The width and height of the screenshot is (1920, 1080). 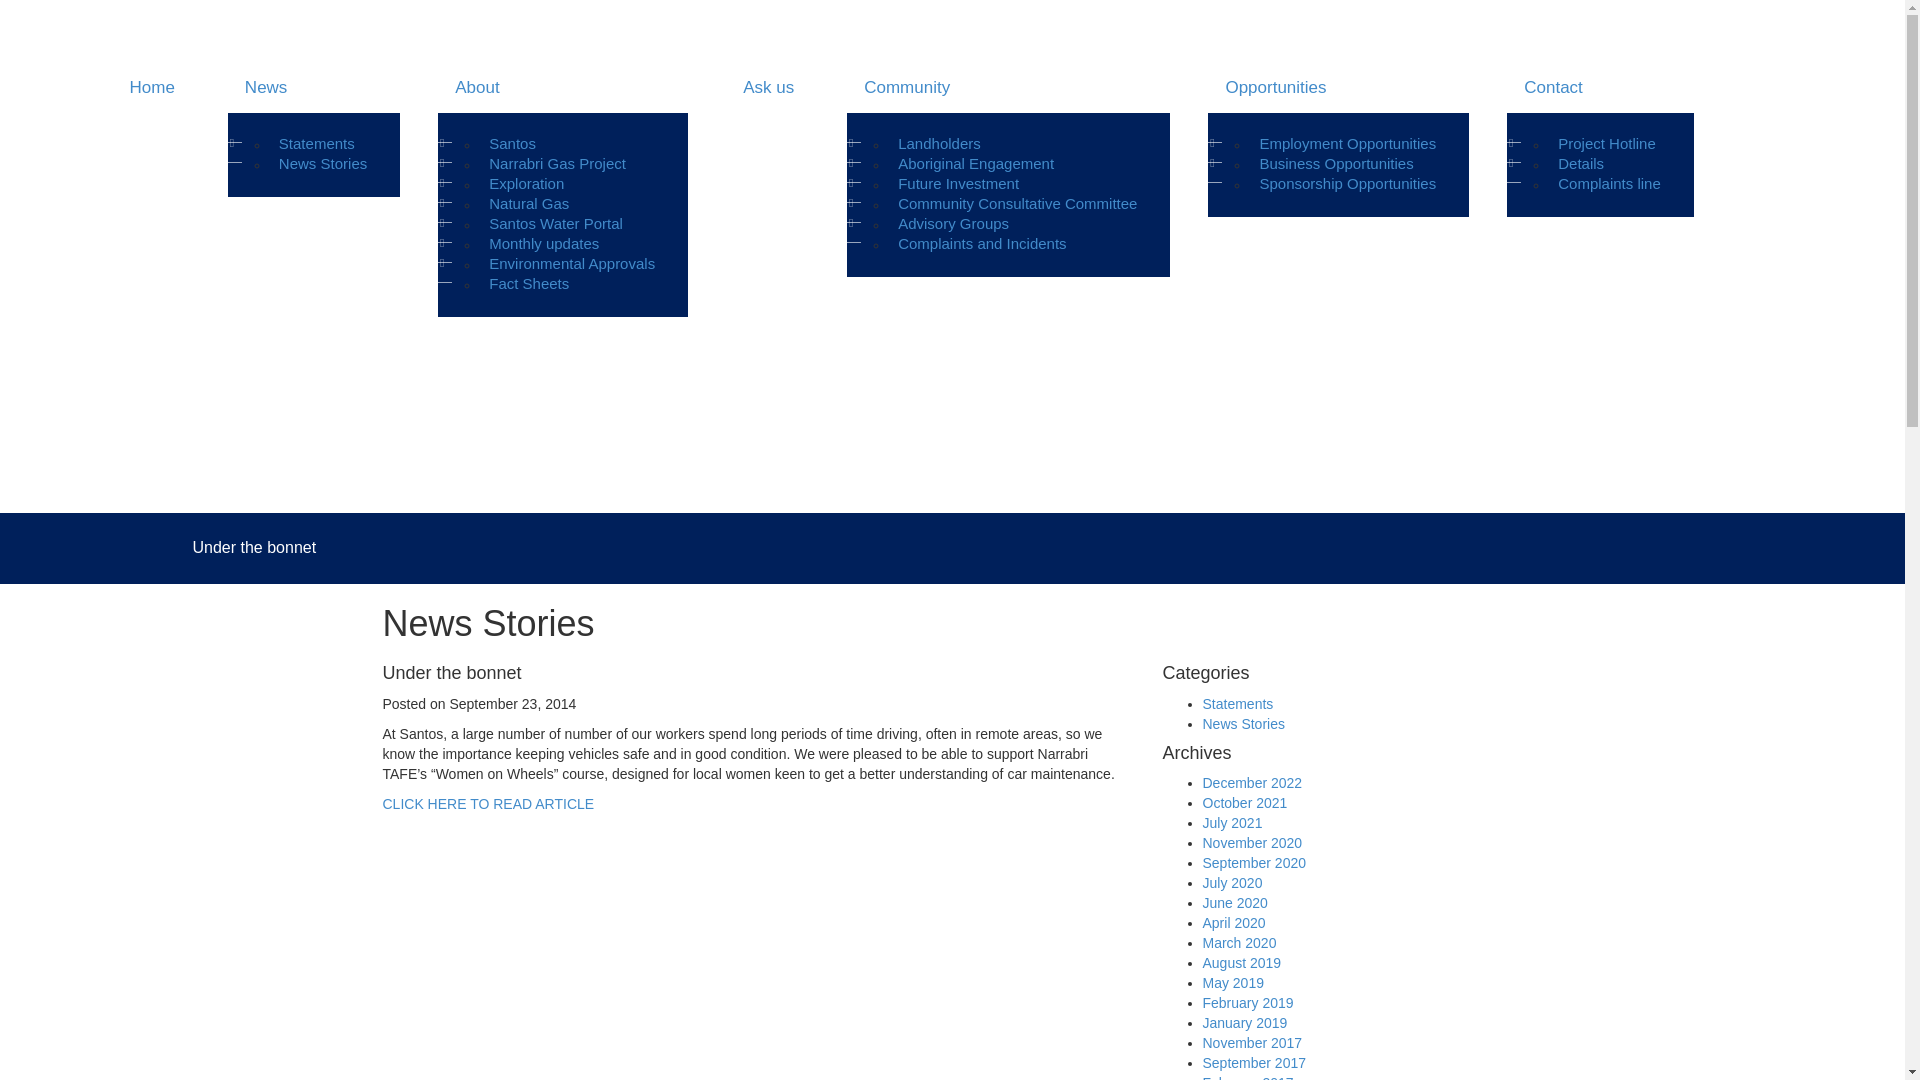 What do you see at coordinates (1200, 922) in the screenshot?
I see `'April 2020'` at bounding box center [1200, 922].